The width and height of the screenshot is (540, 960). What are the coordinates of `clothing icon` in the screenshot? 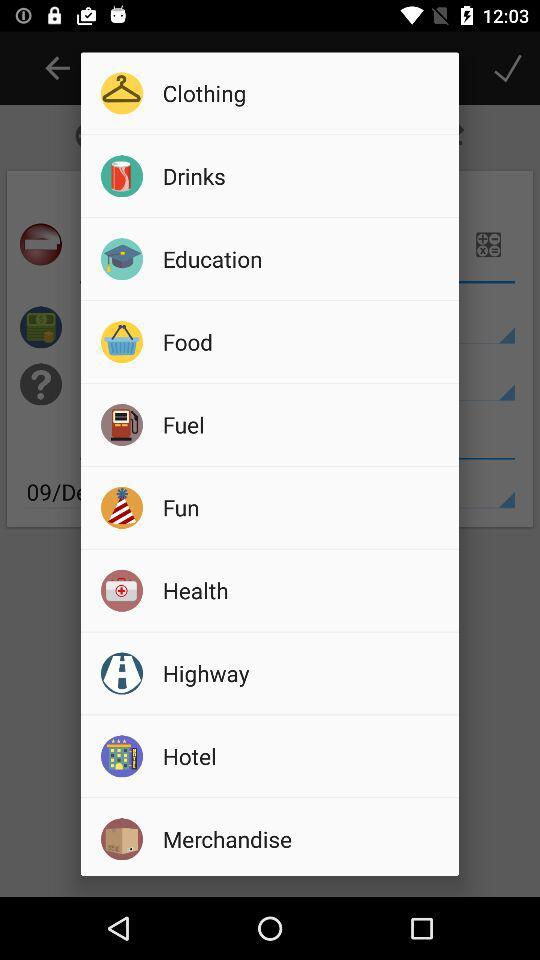 It's located at (303, 93).